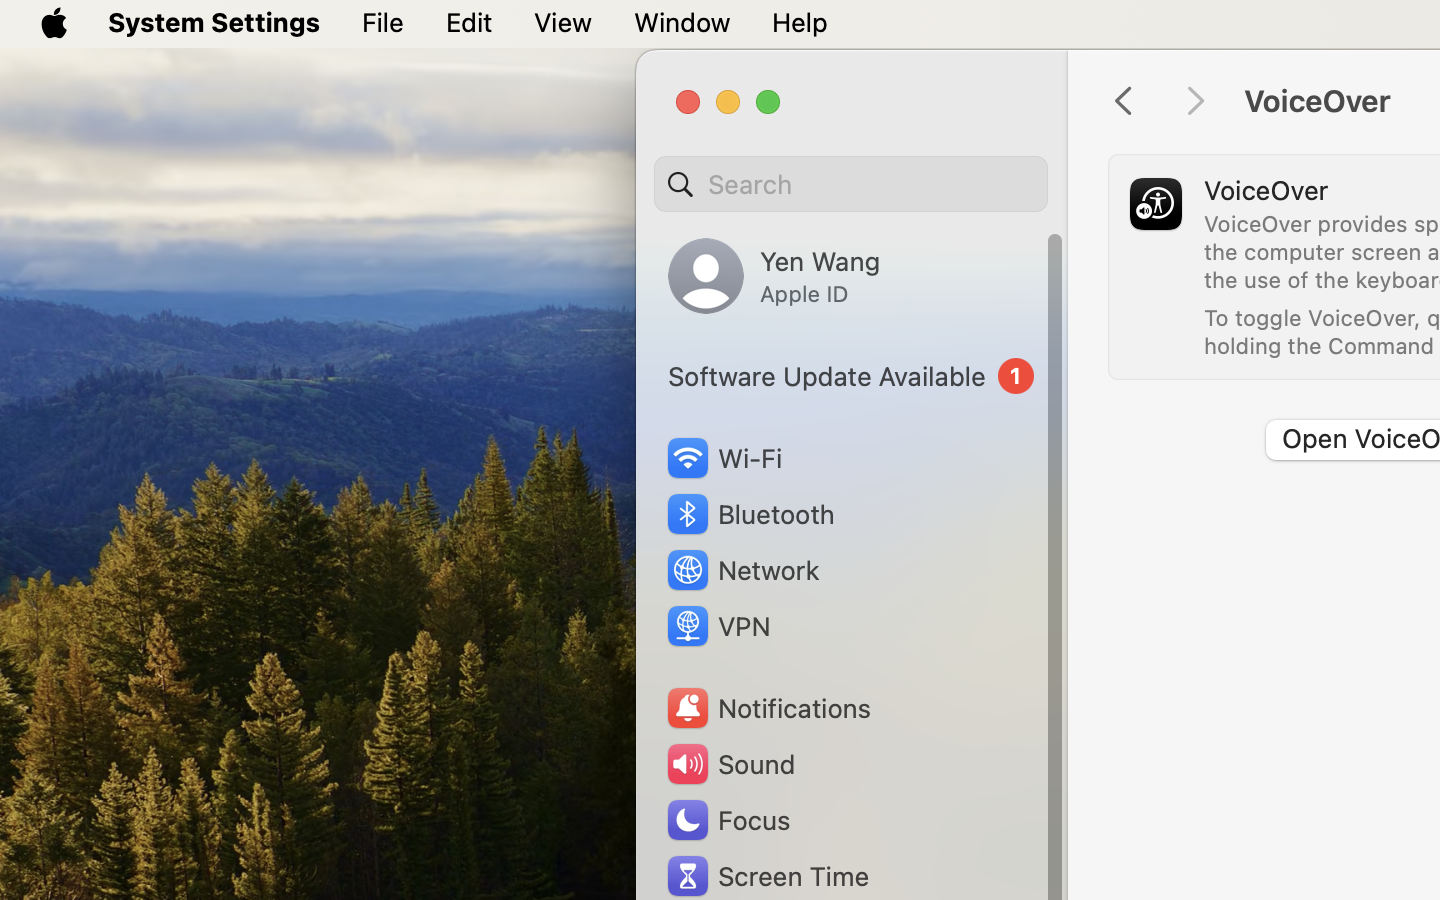  What do you see at coordinates (728, 763) in the screenshot?
I see `'Sound'` at bounding box center [728, 763].